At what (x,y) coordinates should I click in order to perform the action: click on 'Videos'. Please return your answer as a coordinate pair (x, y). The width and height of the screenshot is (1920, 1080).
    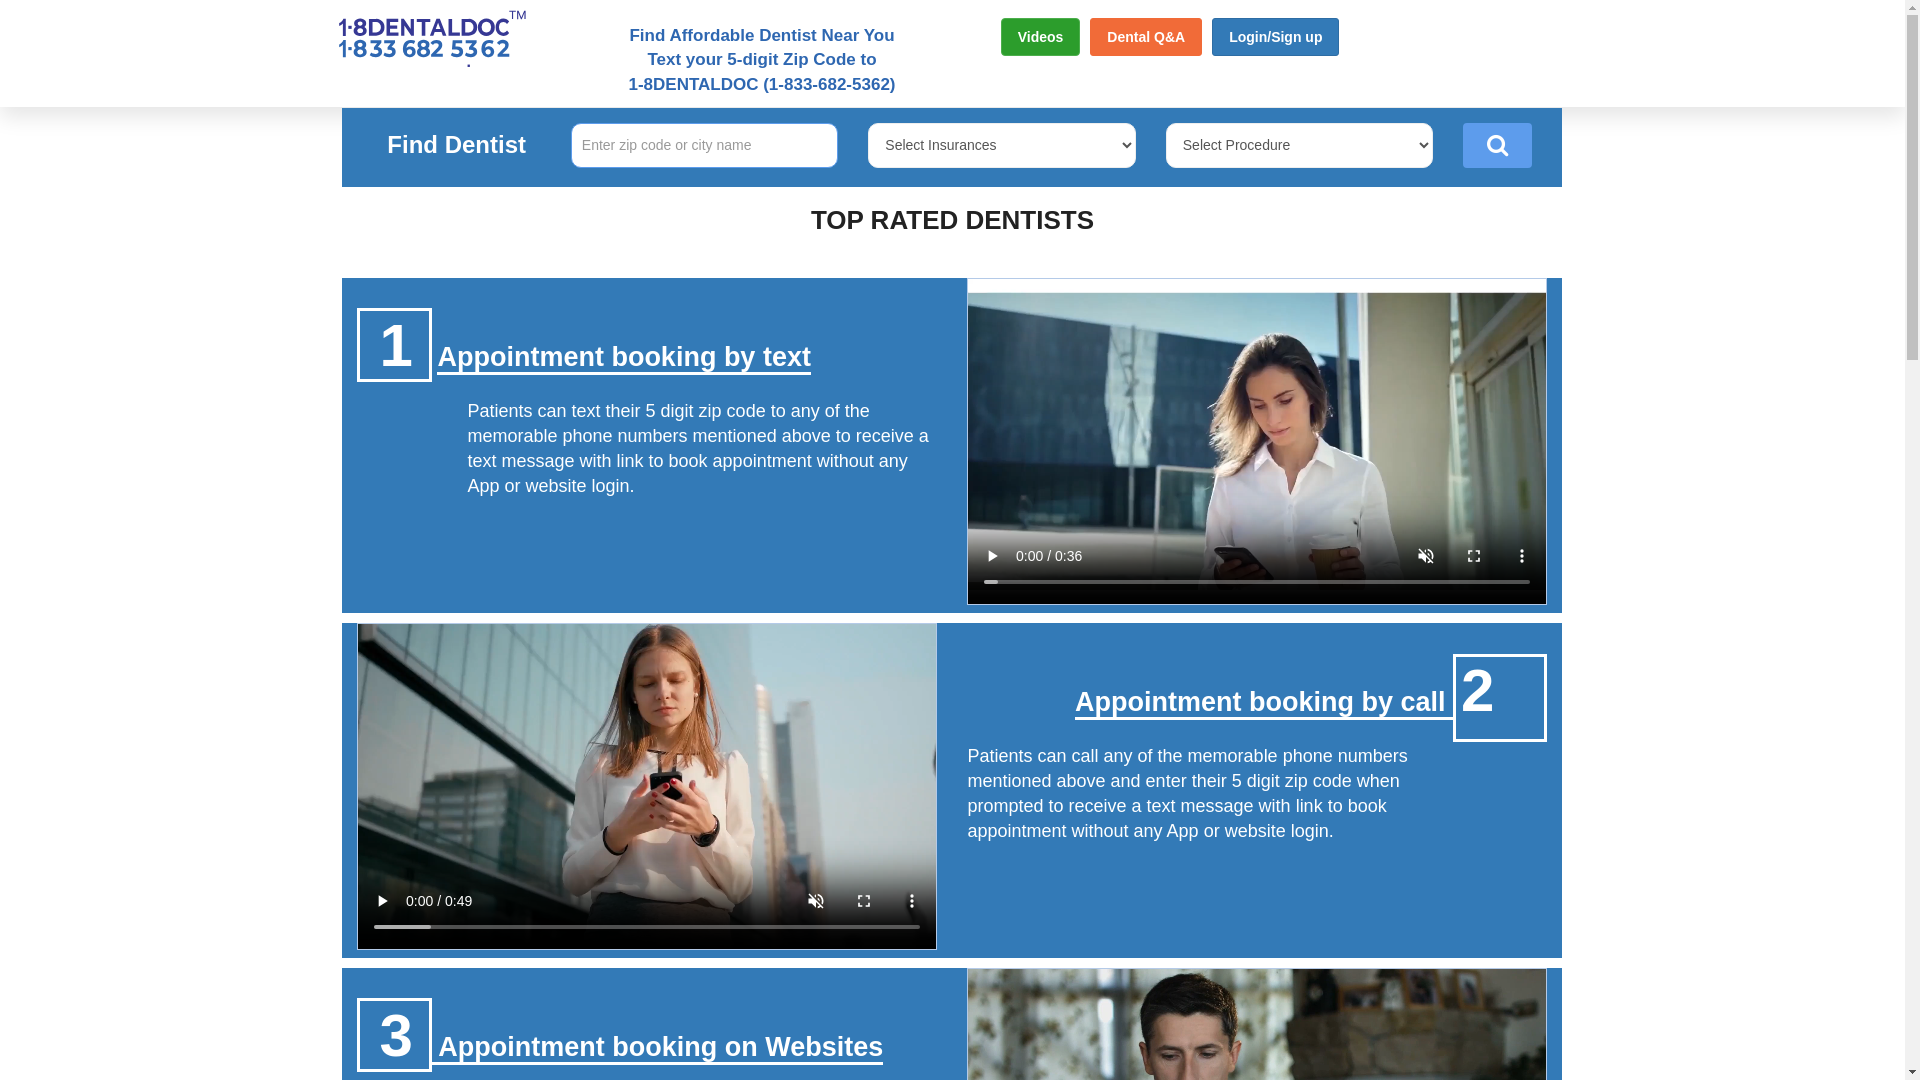
    Looking at the image, I should click on (1040, 37).